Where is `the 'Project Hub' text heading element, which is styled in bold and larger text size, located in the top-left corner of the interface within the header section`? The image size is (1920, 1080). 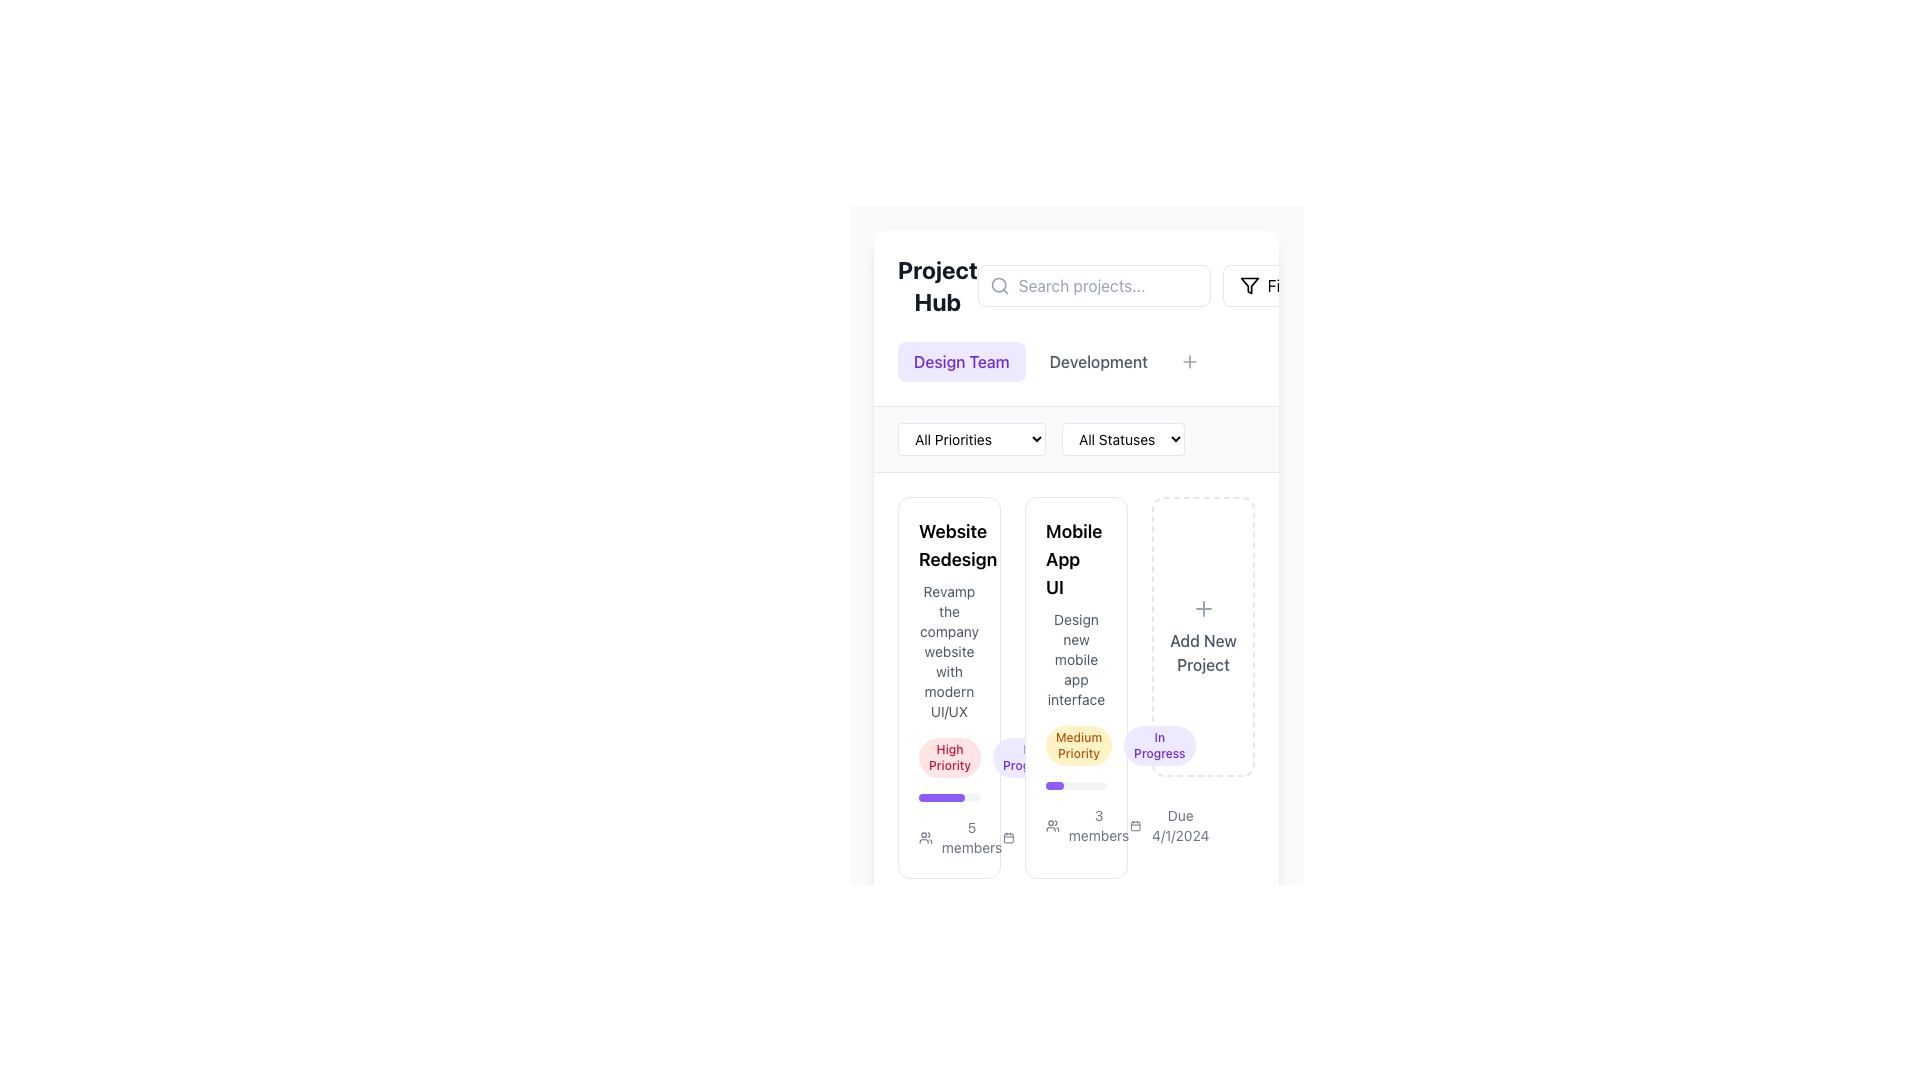
the 'Project Hub' text heading element, which is styled in bold and larger text size, located in the top-left corner of the interface within the header section is located at coordinates (936, 285).